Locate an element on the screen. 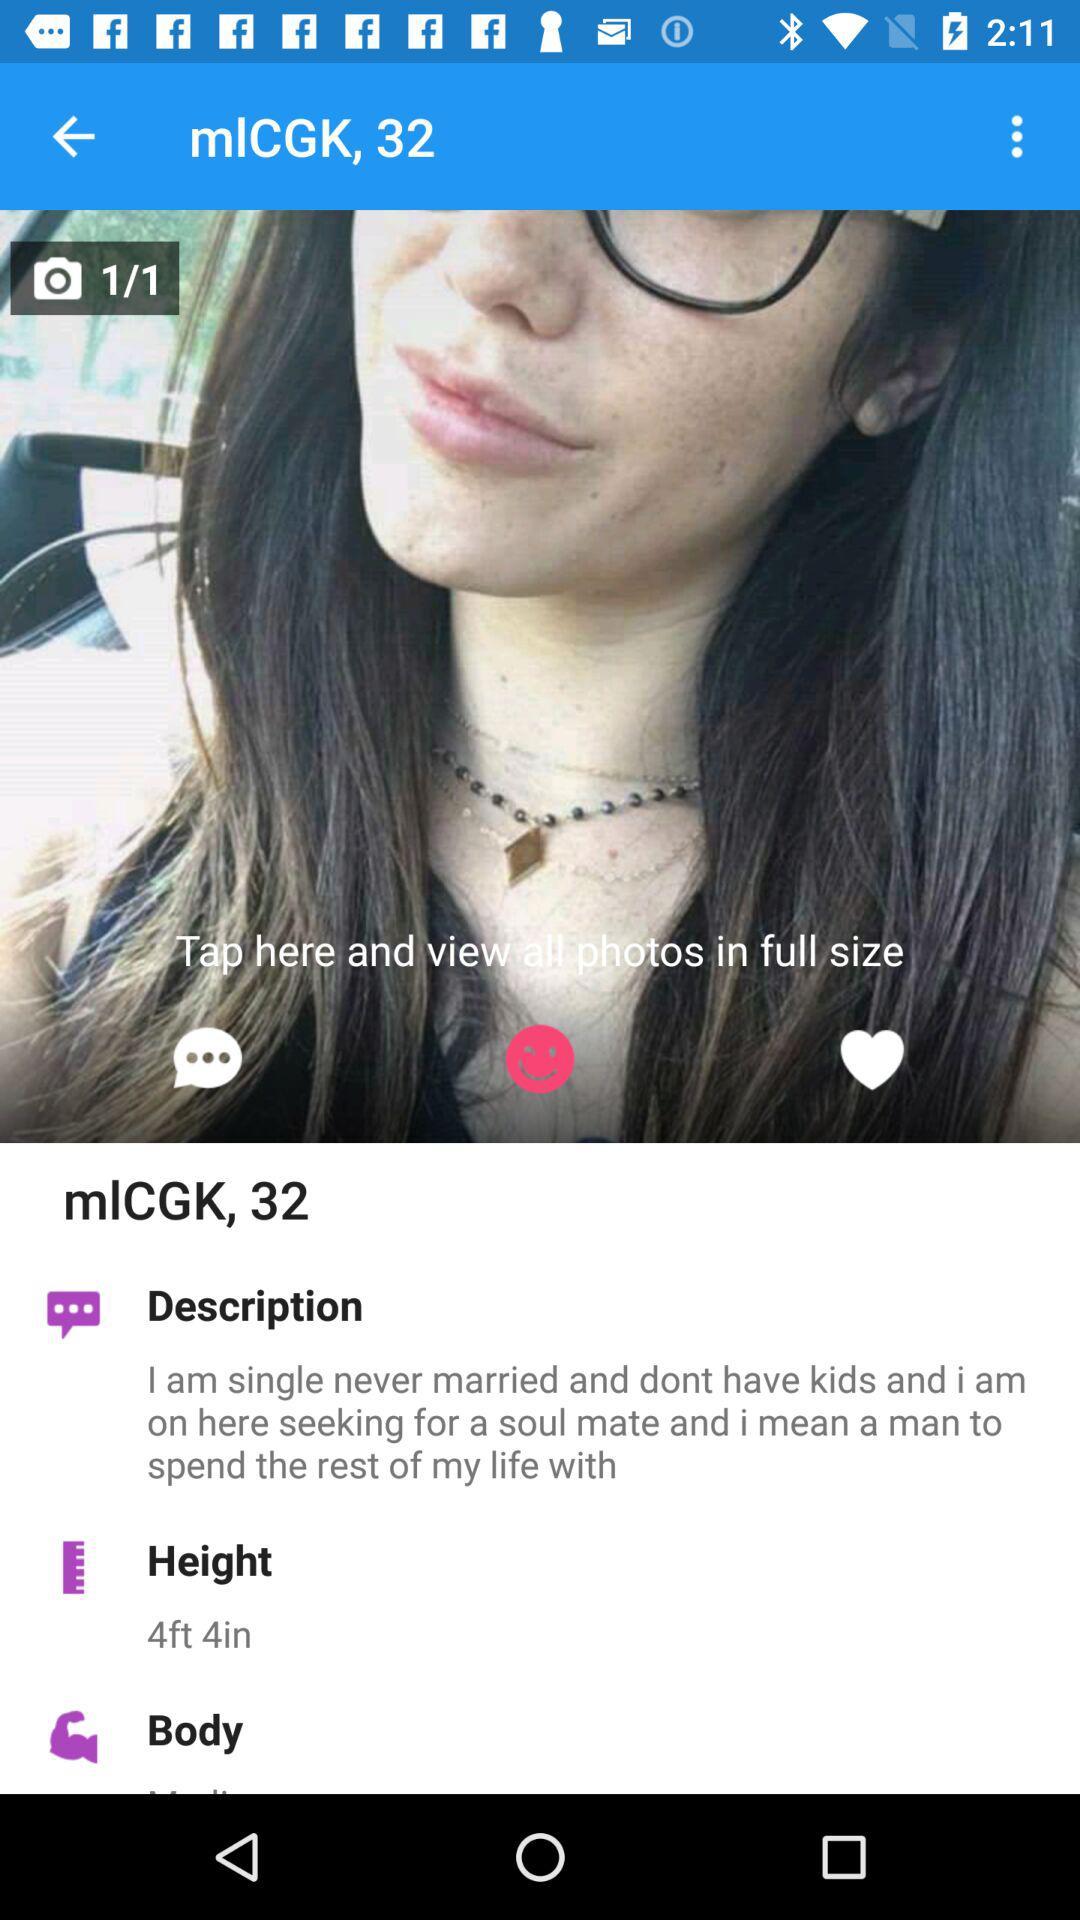 This screenshot has width=1080, height=1920. icon to the right of mlcgk, 32 icon is located at coordinates (1017, 135).